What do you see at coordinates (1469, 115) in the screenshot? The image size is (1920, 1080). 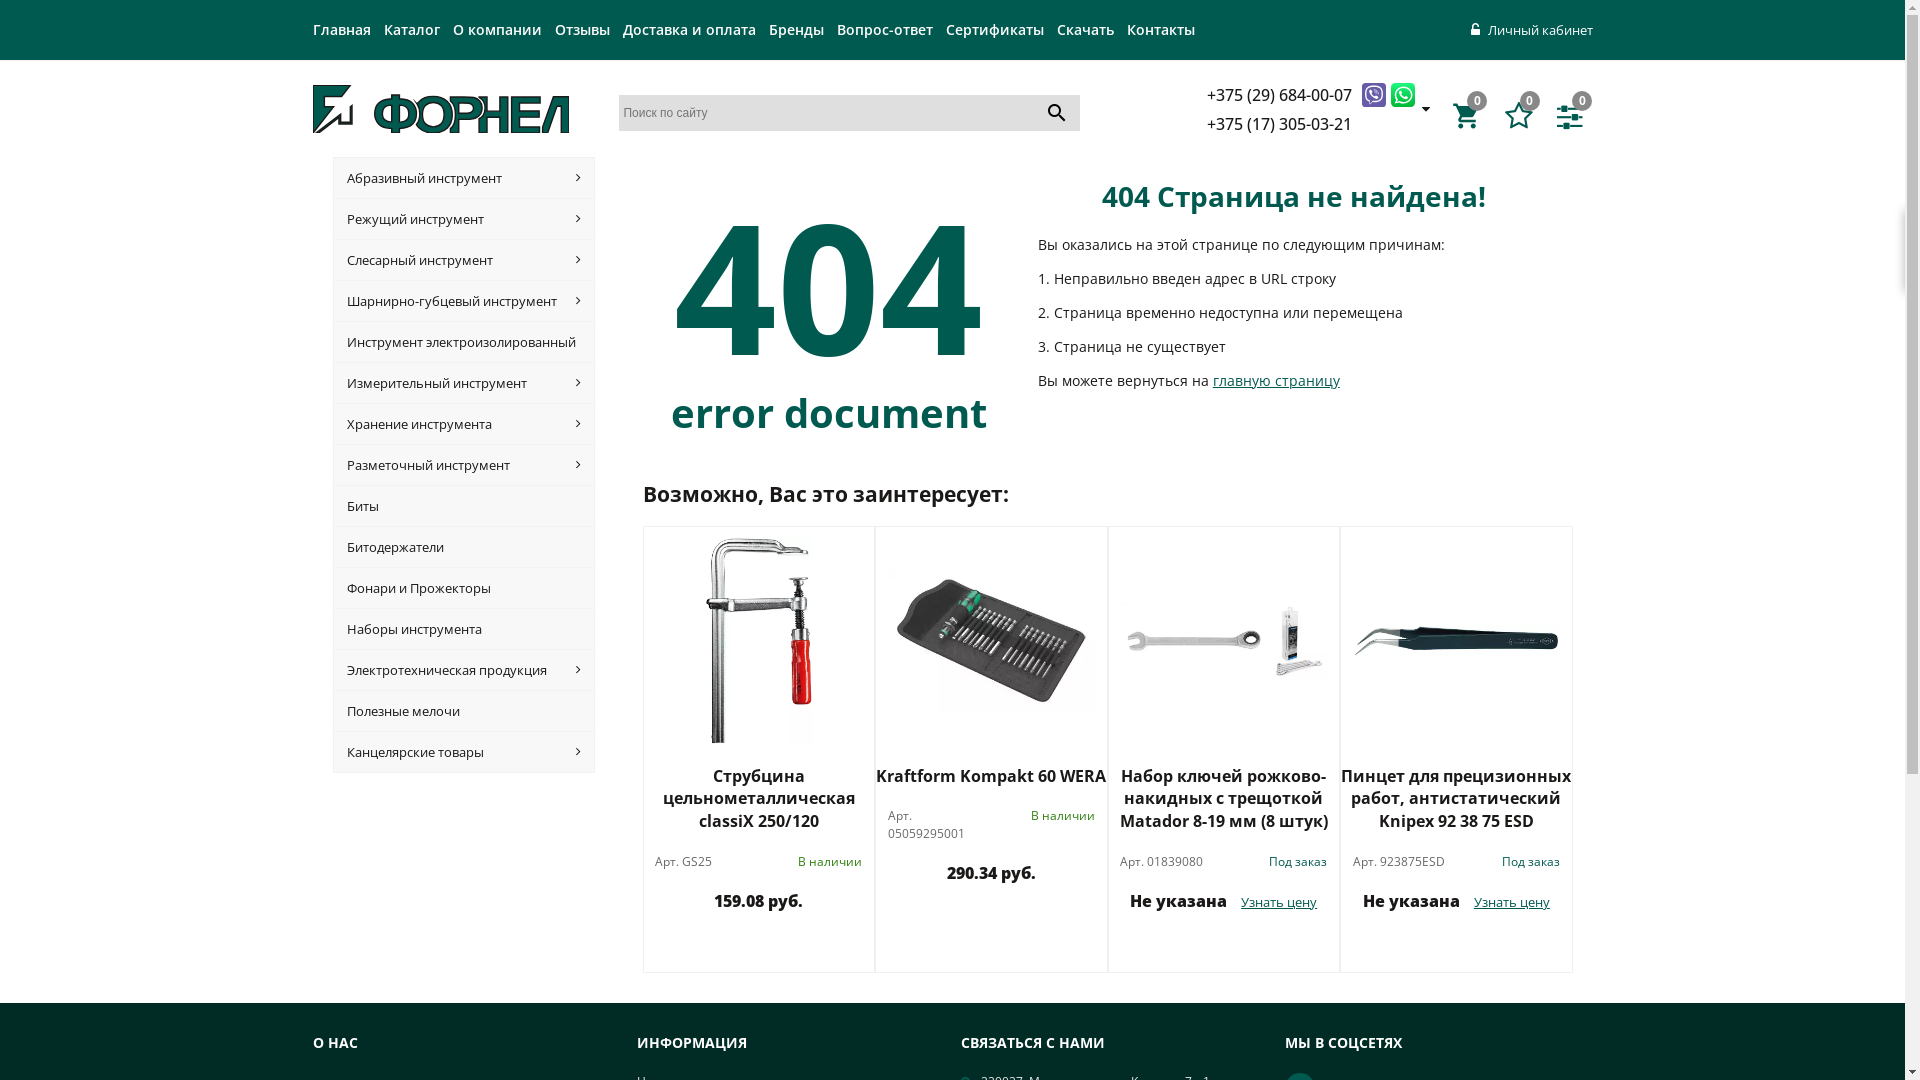 I see `'local_grocery_store` at bounding box center [1469, 115].